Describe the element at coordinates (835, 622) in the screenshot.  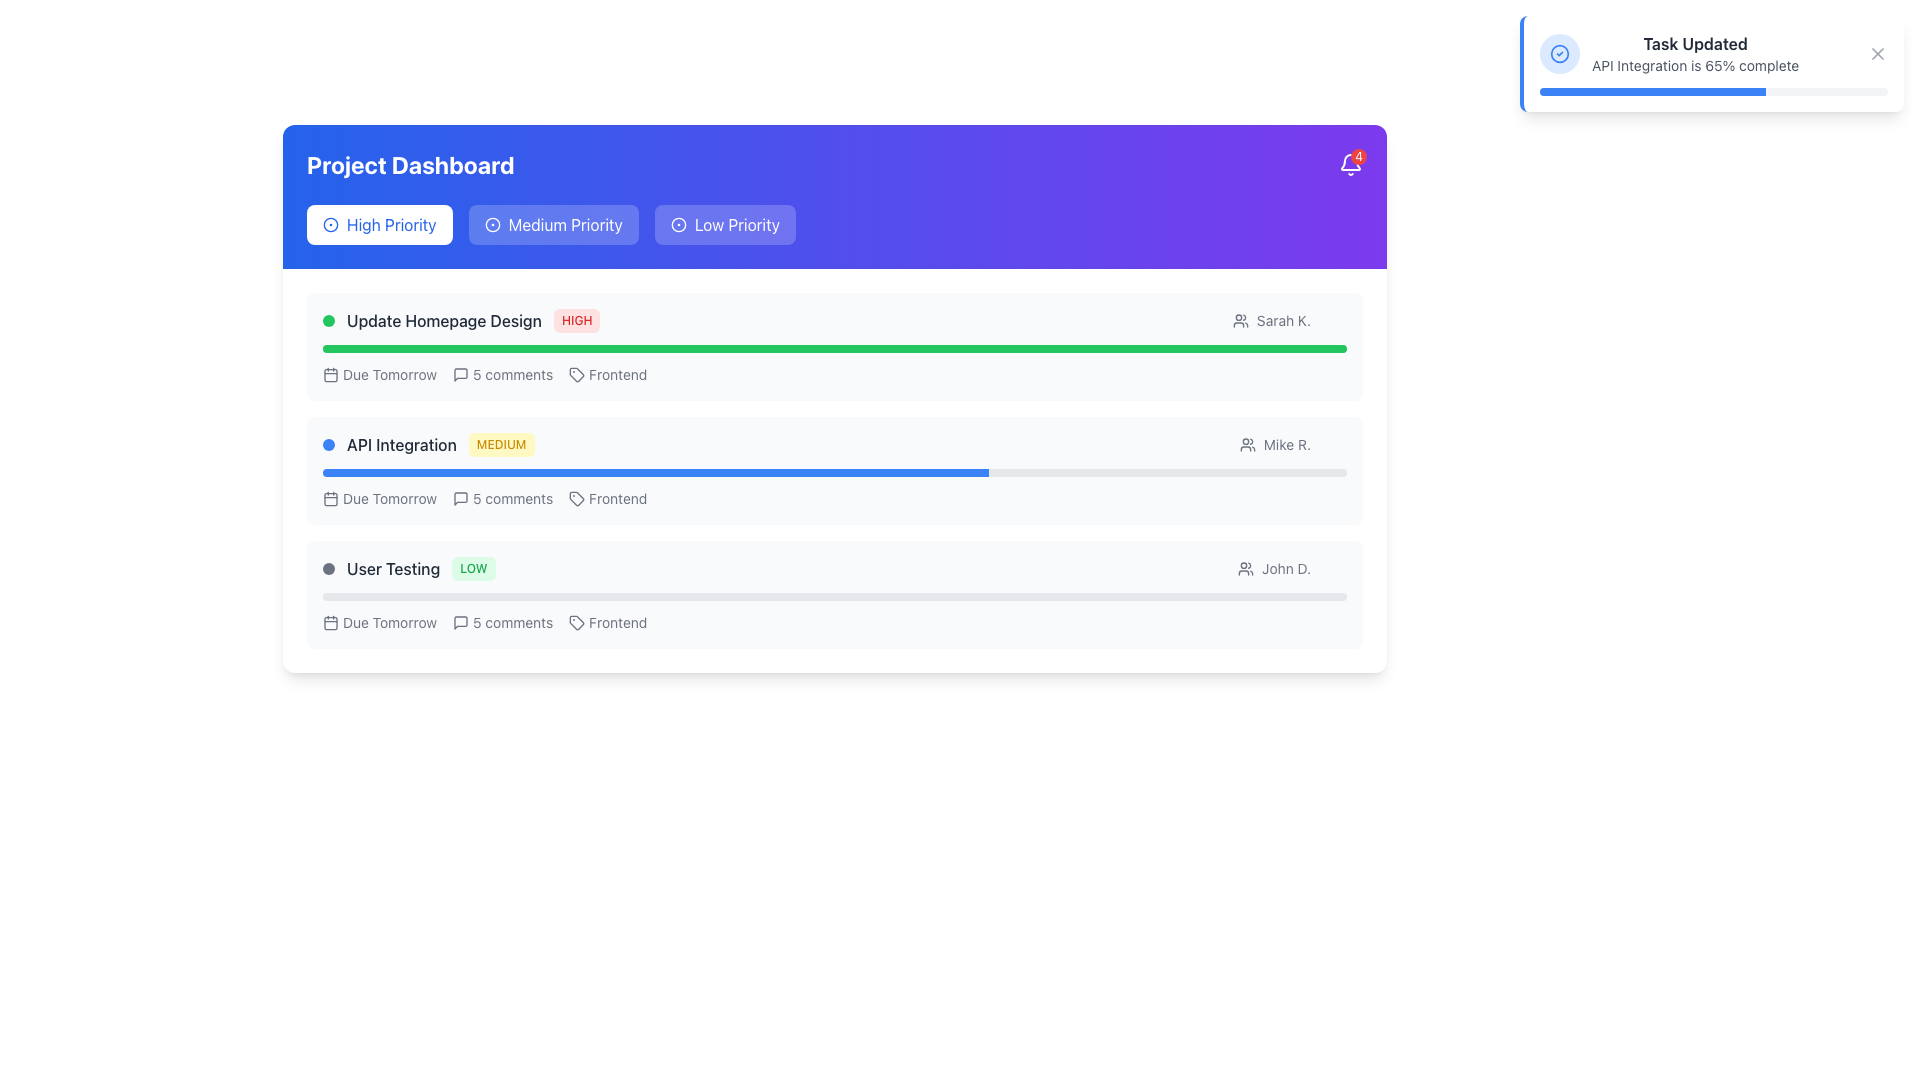
I see `the composite text label with iconography displaying 'Due Tomorrow5 commentsFrontend' in the 'User Testing' task entry of the project dashboard` at that location.